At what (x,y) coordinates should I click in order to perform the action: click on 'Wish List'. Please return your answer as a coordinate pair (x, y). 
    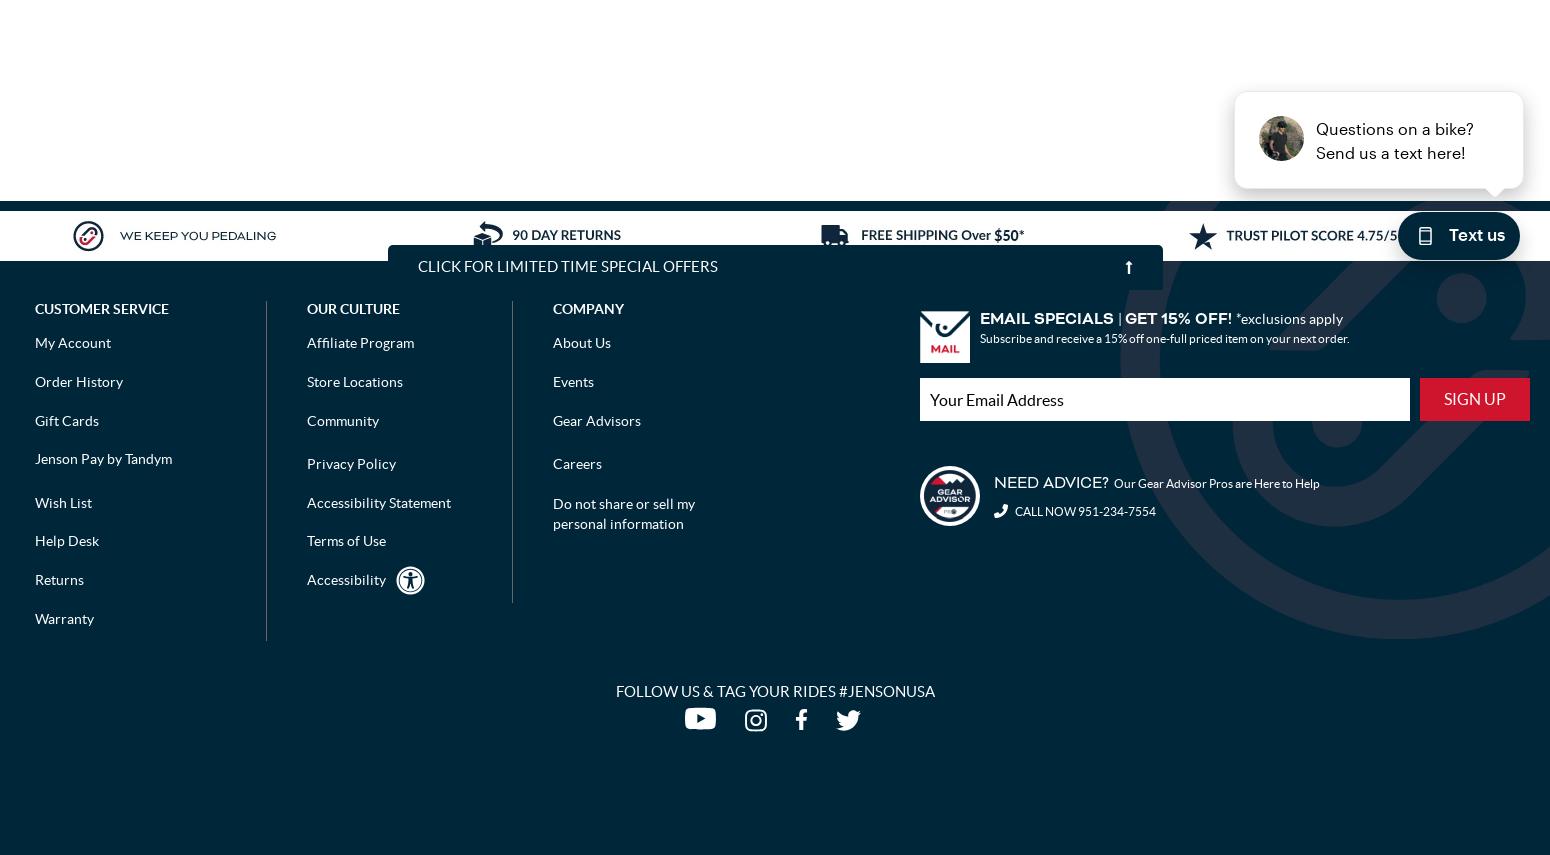
    Looking at the image, I should click on (62, 500).